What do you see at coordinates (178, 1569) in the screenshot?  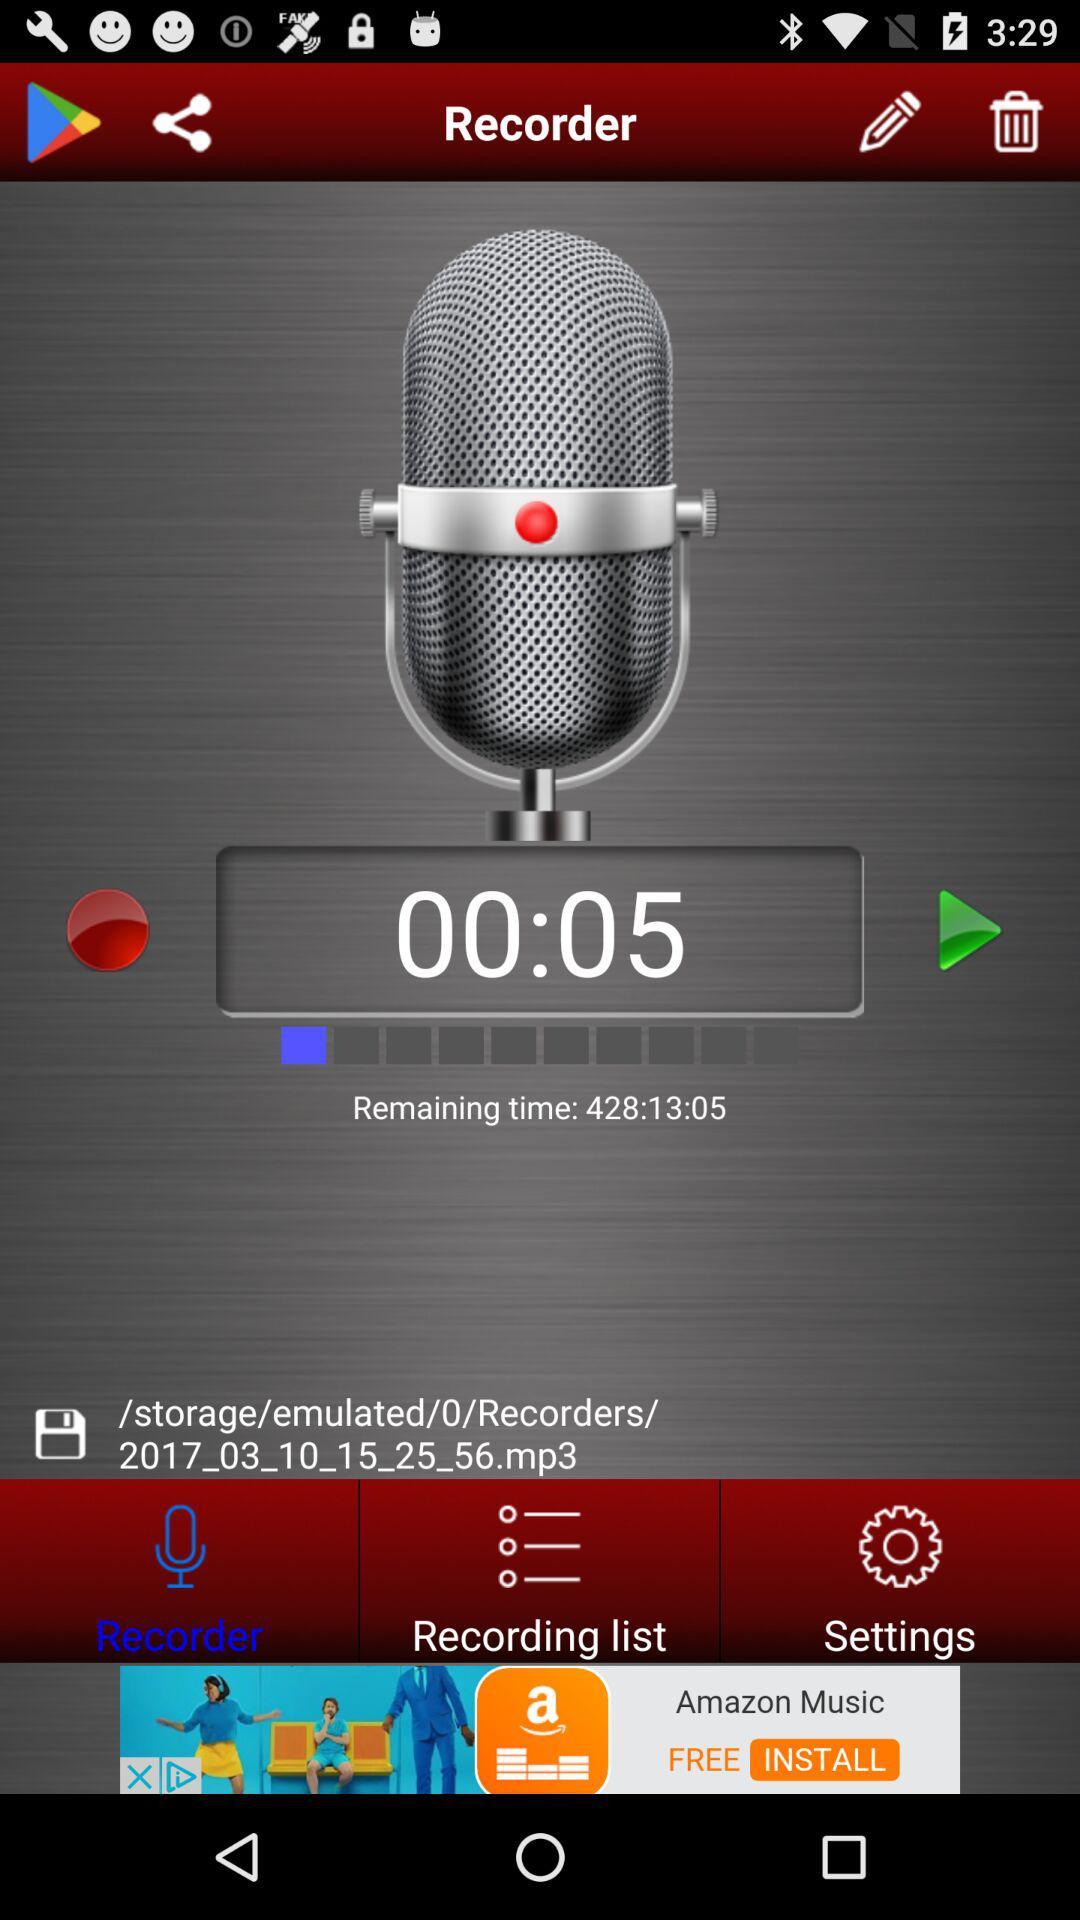 I see `recording` at bounding box center [178, 1569].